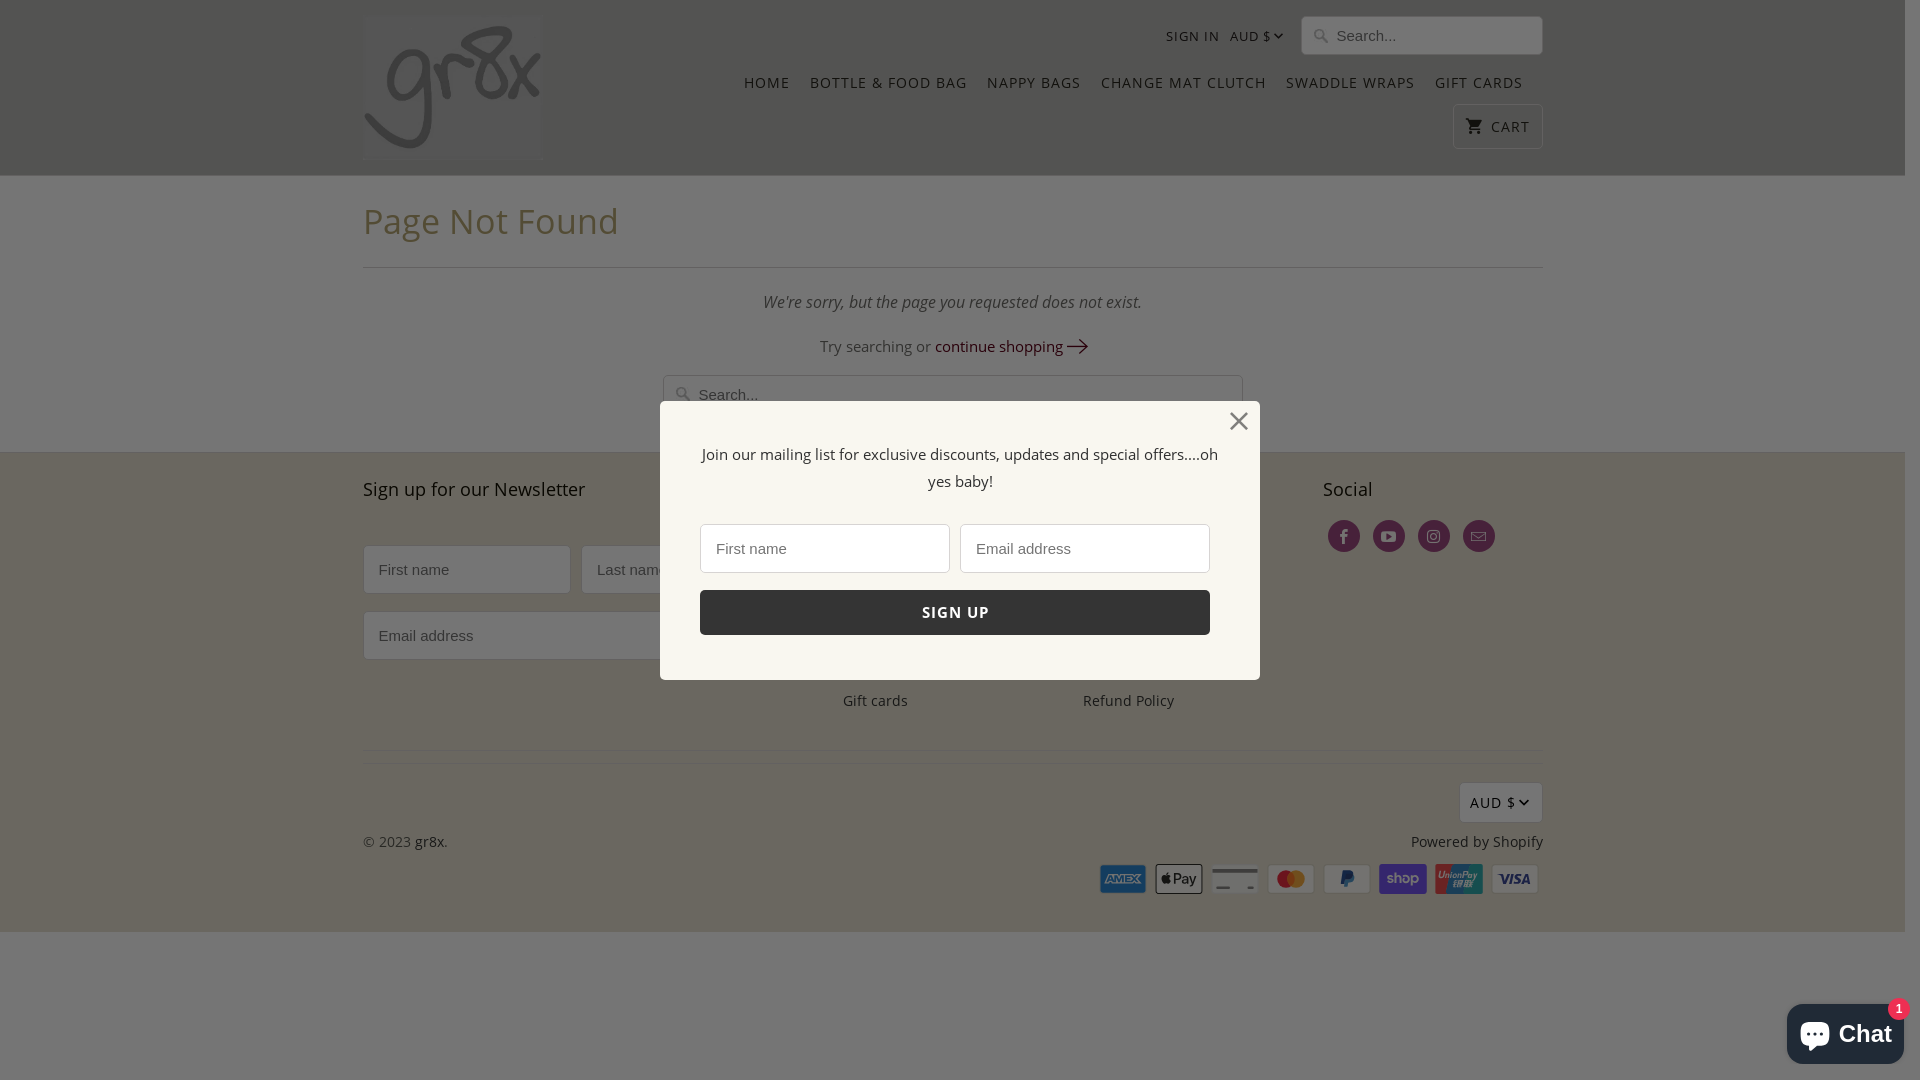  Describe the element at coordinates (1453, 126) in the screenshot. I see `'CART'` at that location.